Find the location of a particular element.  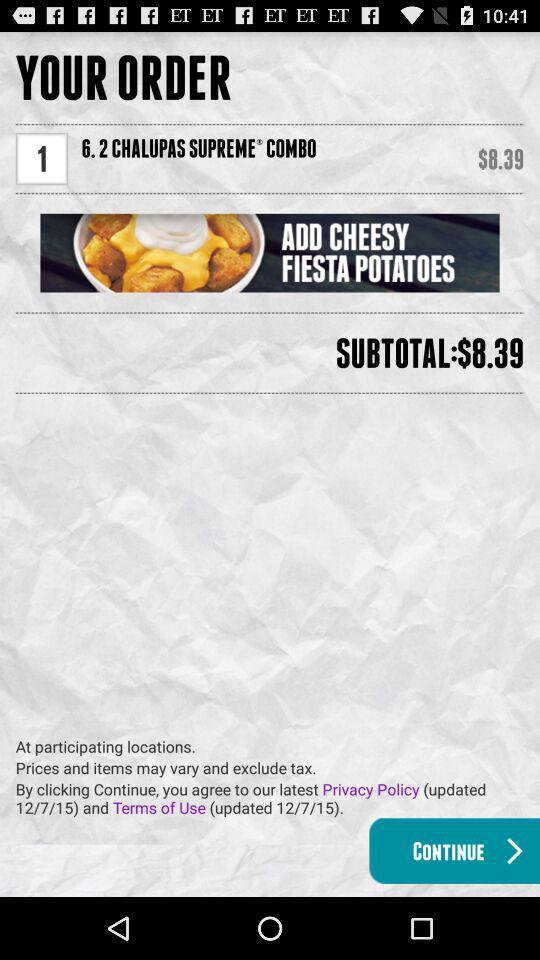

the by clicking continue item is located at coordinates (276, 798).